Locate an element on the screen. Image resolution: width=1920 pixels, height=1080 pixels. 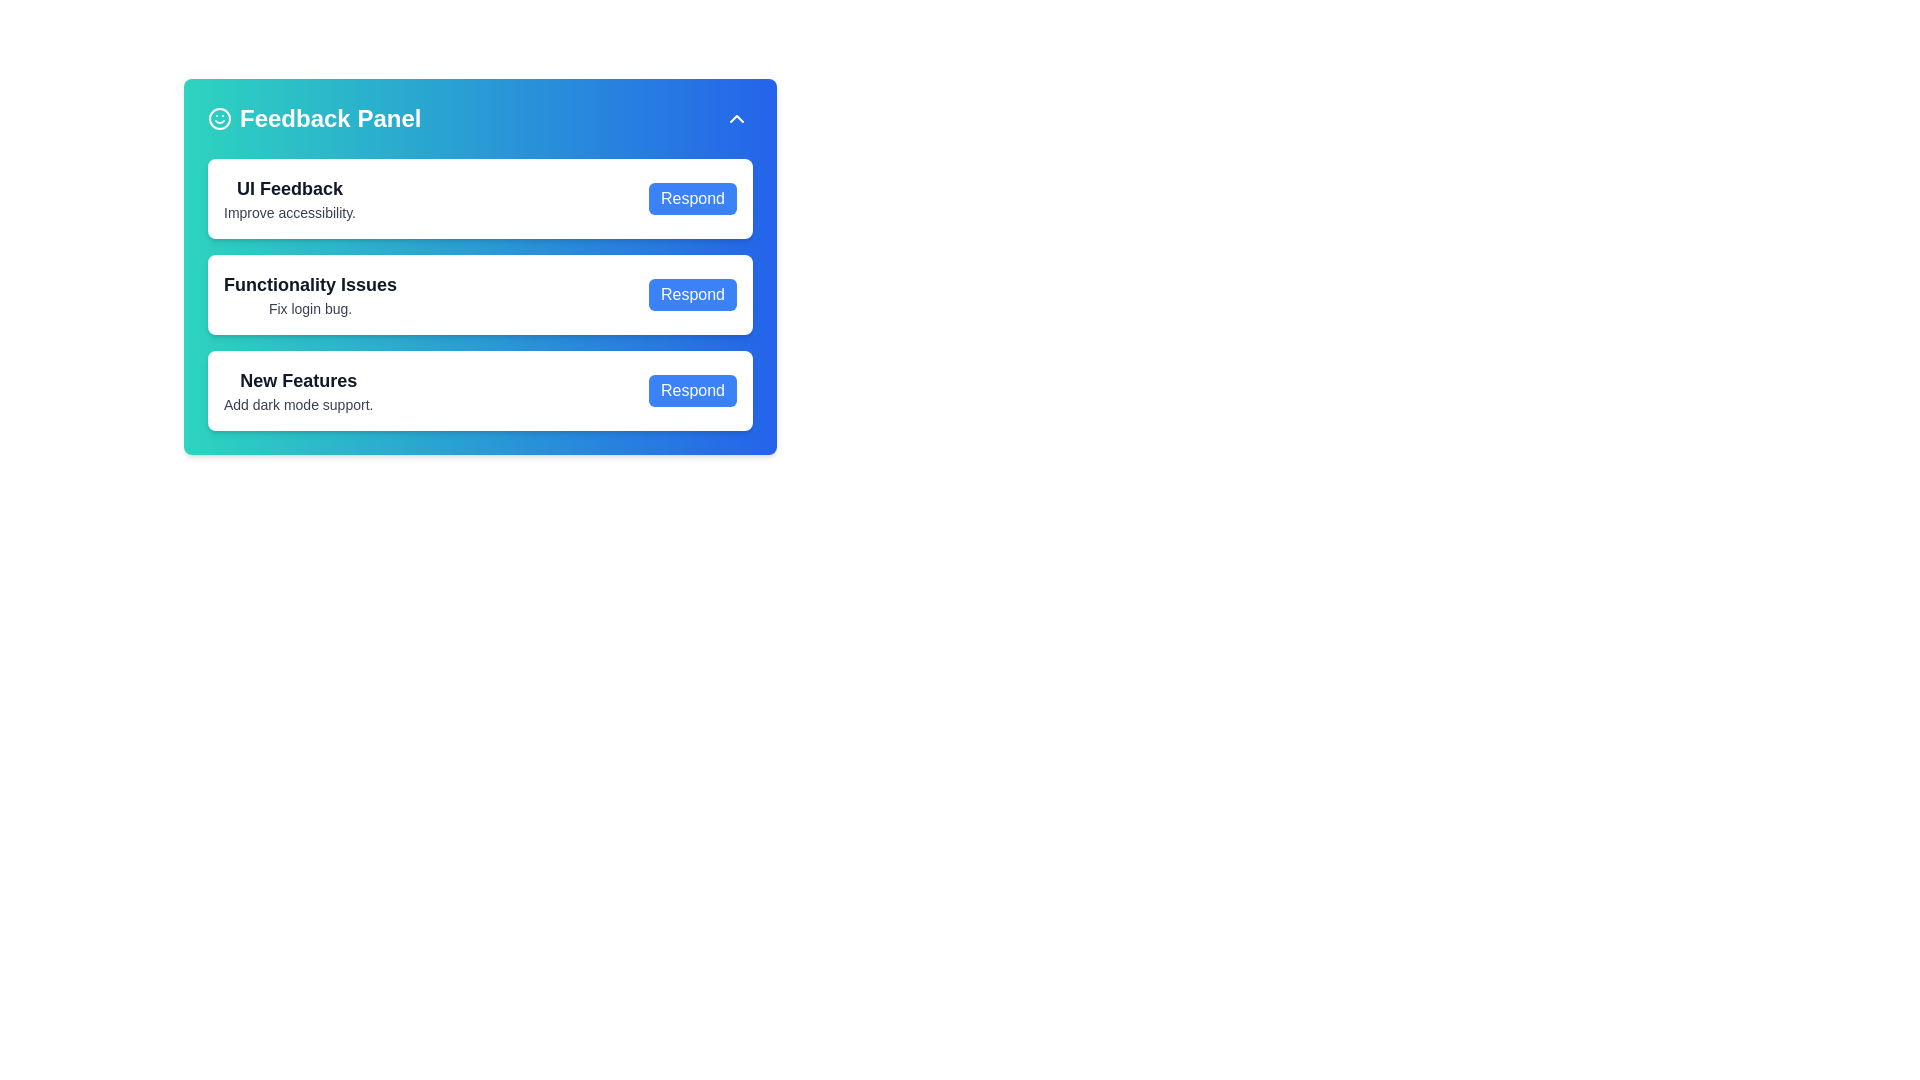
the 'Respond' button, which is the third button in a vertical list related to 'New Features', to trigger alternative interactions is located at coordinates (692, 390).